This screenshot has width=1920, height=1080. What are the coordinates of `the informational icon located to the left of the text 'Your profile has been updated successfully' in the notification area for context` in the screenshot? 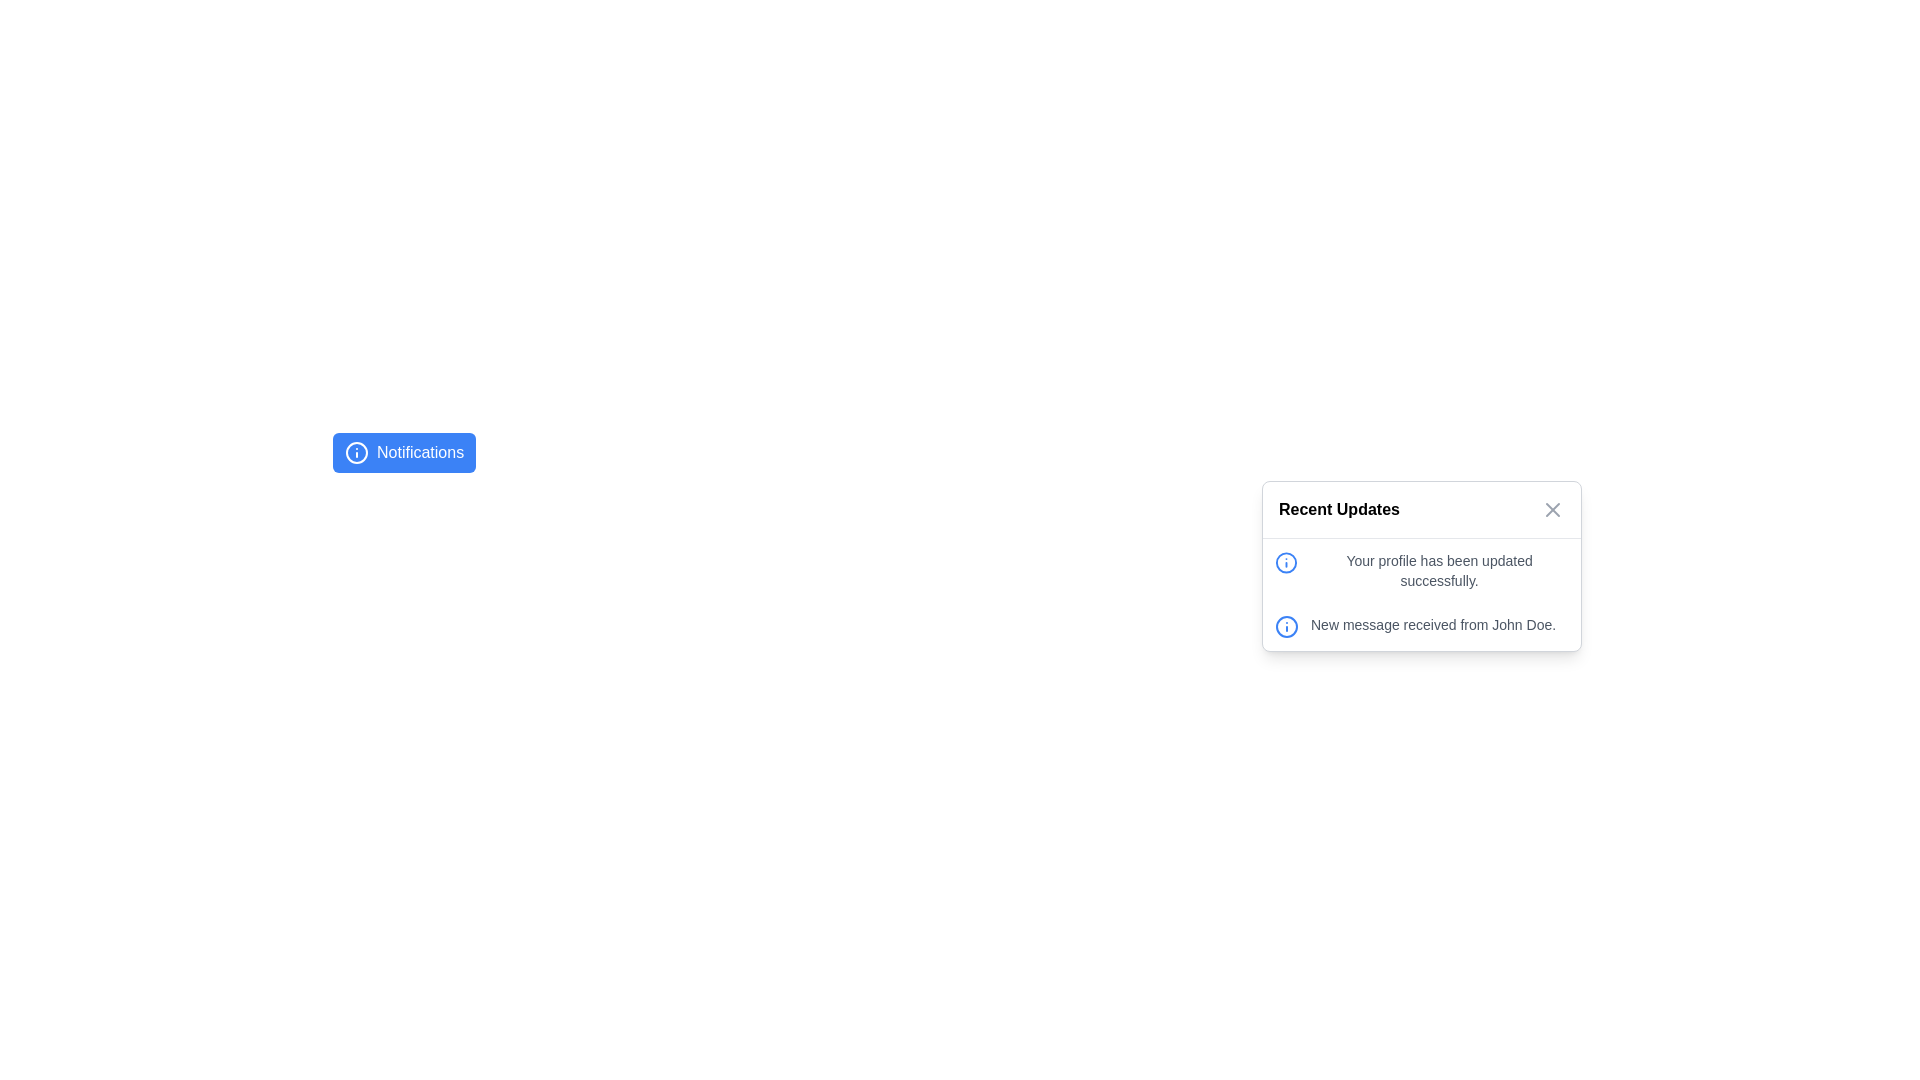 It's located at (1286, 563).